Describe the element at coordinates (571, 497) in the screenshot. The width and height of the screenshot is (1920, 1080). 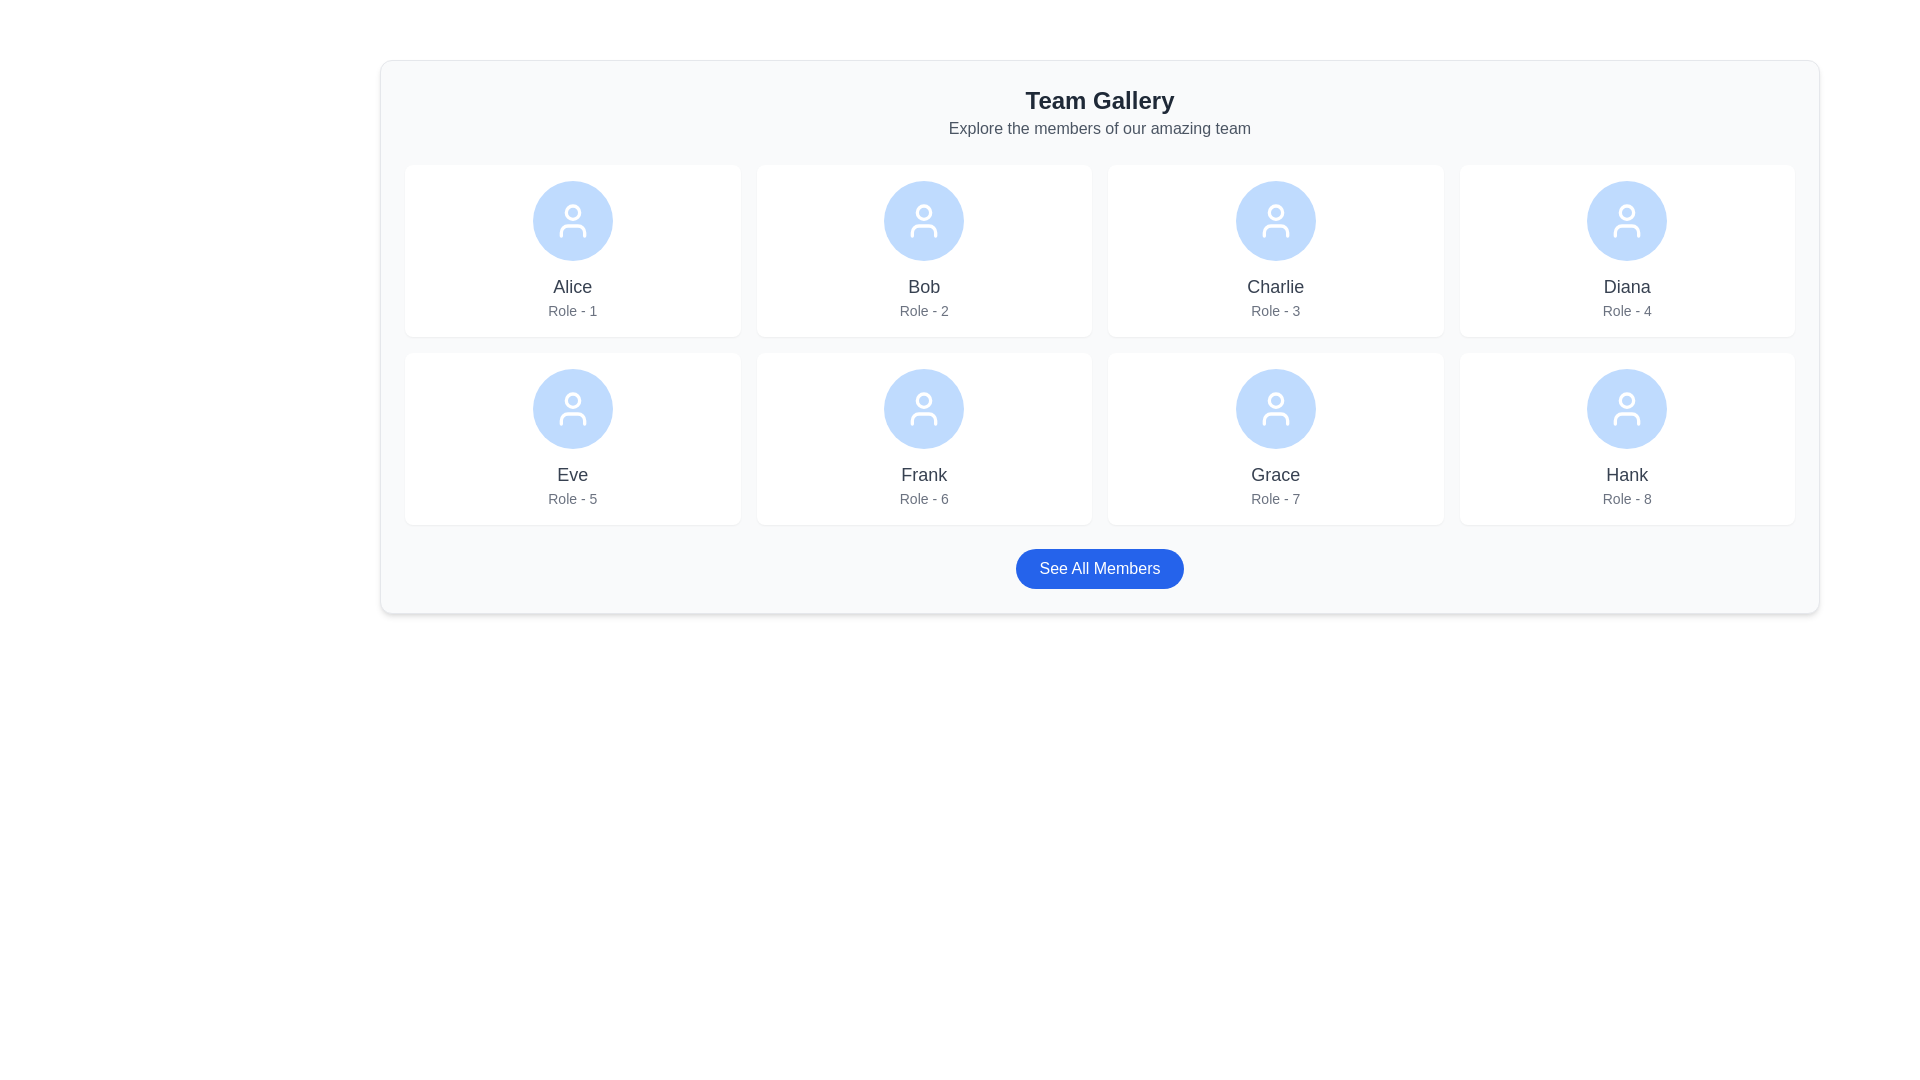
I see `the text label displaying 'Role - 5'` at that location.